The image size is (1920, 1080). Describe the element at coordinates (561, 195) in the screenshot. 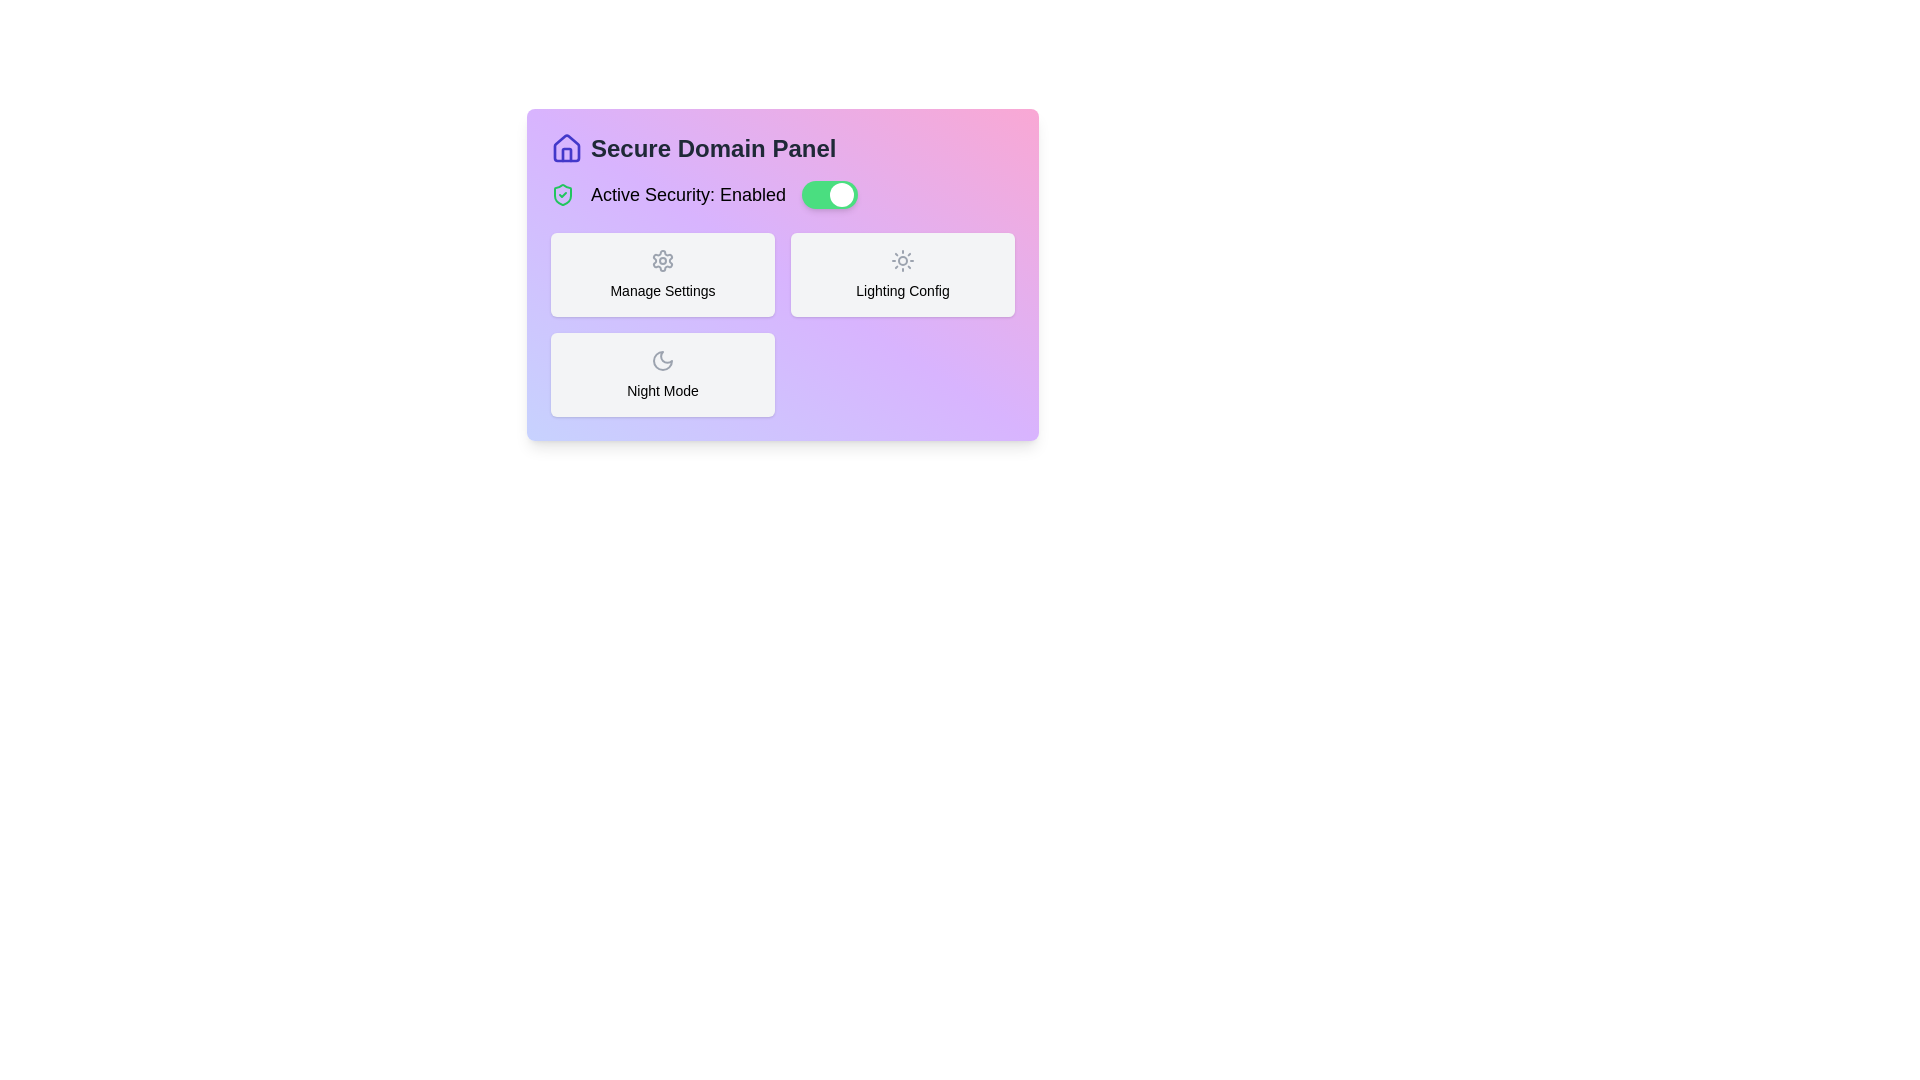

I see `the security status icon located in the top-left section of the Secure Domain Panel interface, positioned to the left of the 'Active Security: Enabled' toggle switch` at that location.